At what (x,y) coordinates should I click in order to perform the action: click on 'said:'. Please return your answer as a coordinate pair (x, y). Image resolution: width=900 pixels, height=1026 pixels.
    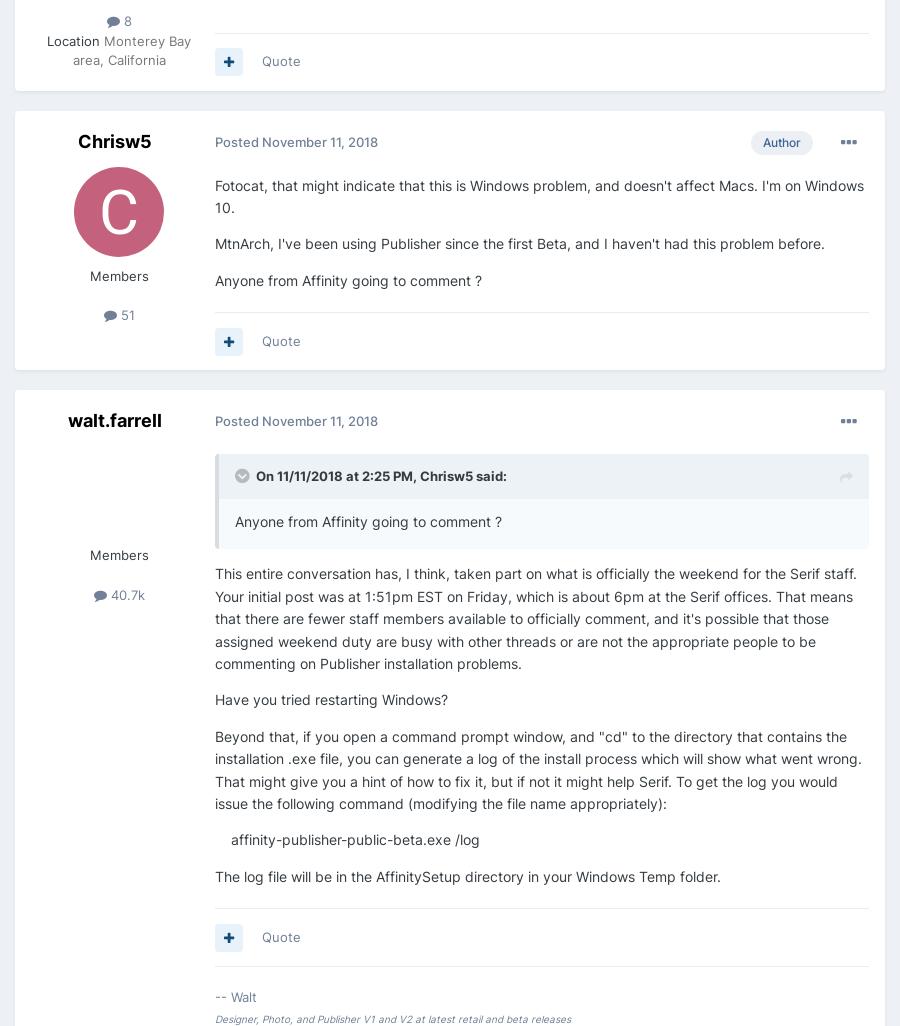
    Looking at the image, I should click on (472, 474).